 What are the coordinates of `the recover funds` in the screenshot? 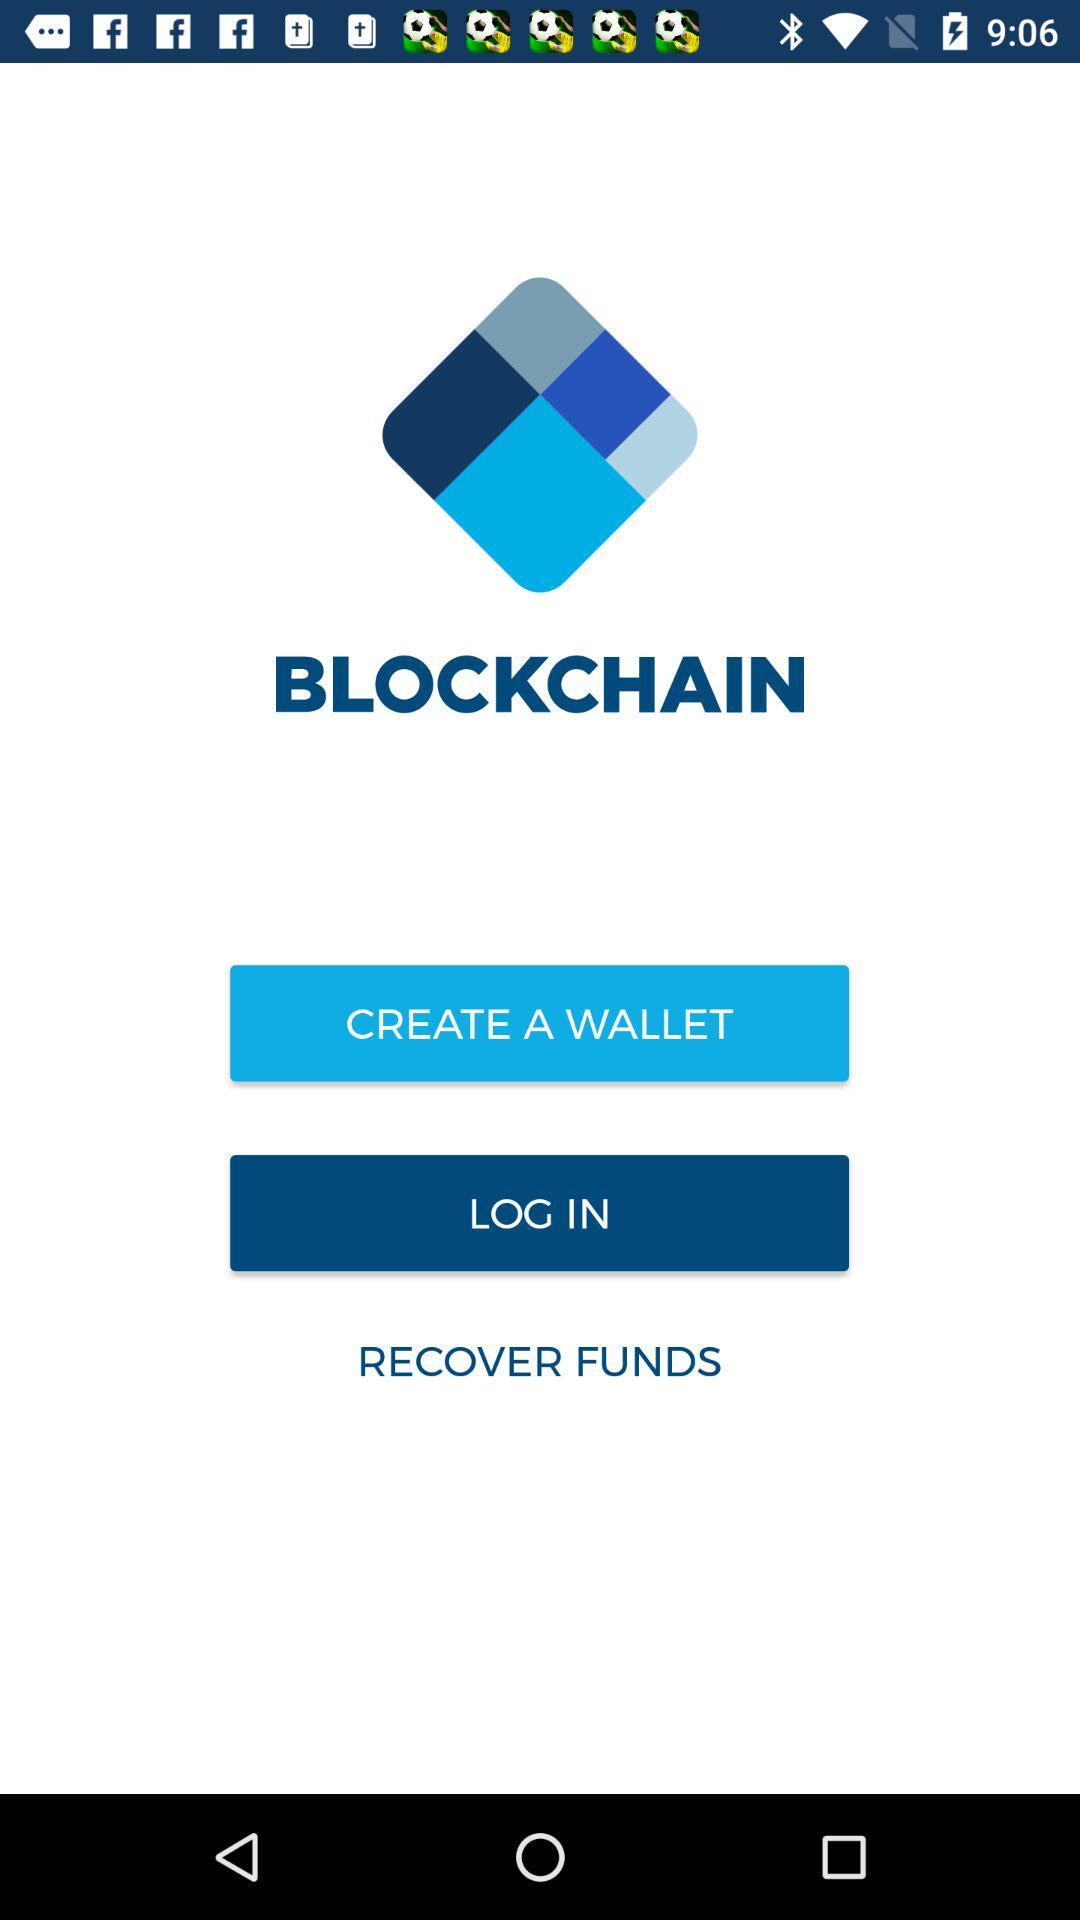 It's located at (538, 1360).